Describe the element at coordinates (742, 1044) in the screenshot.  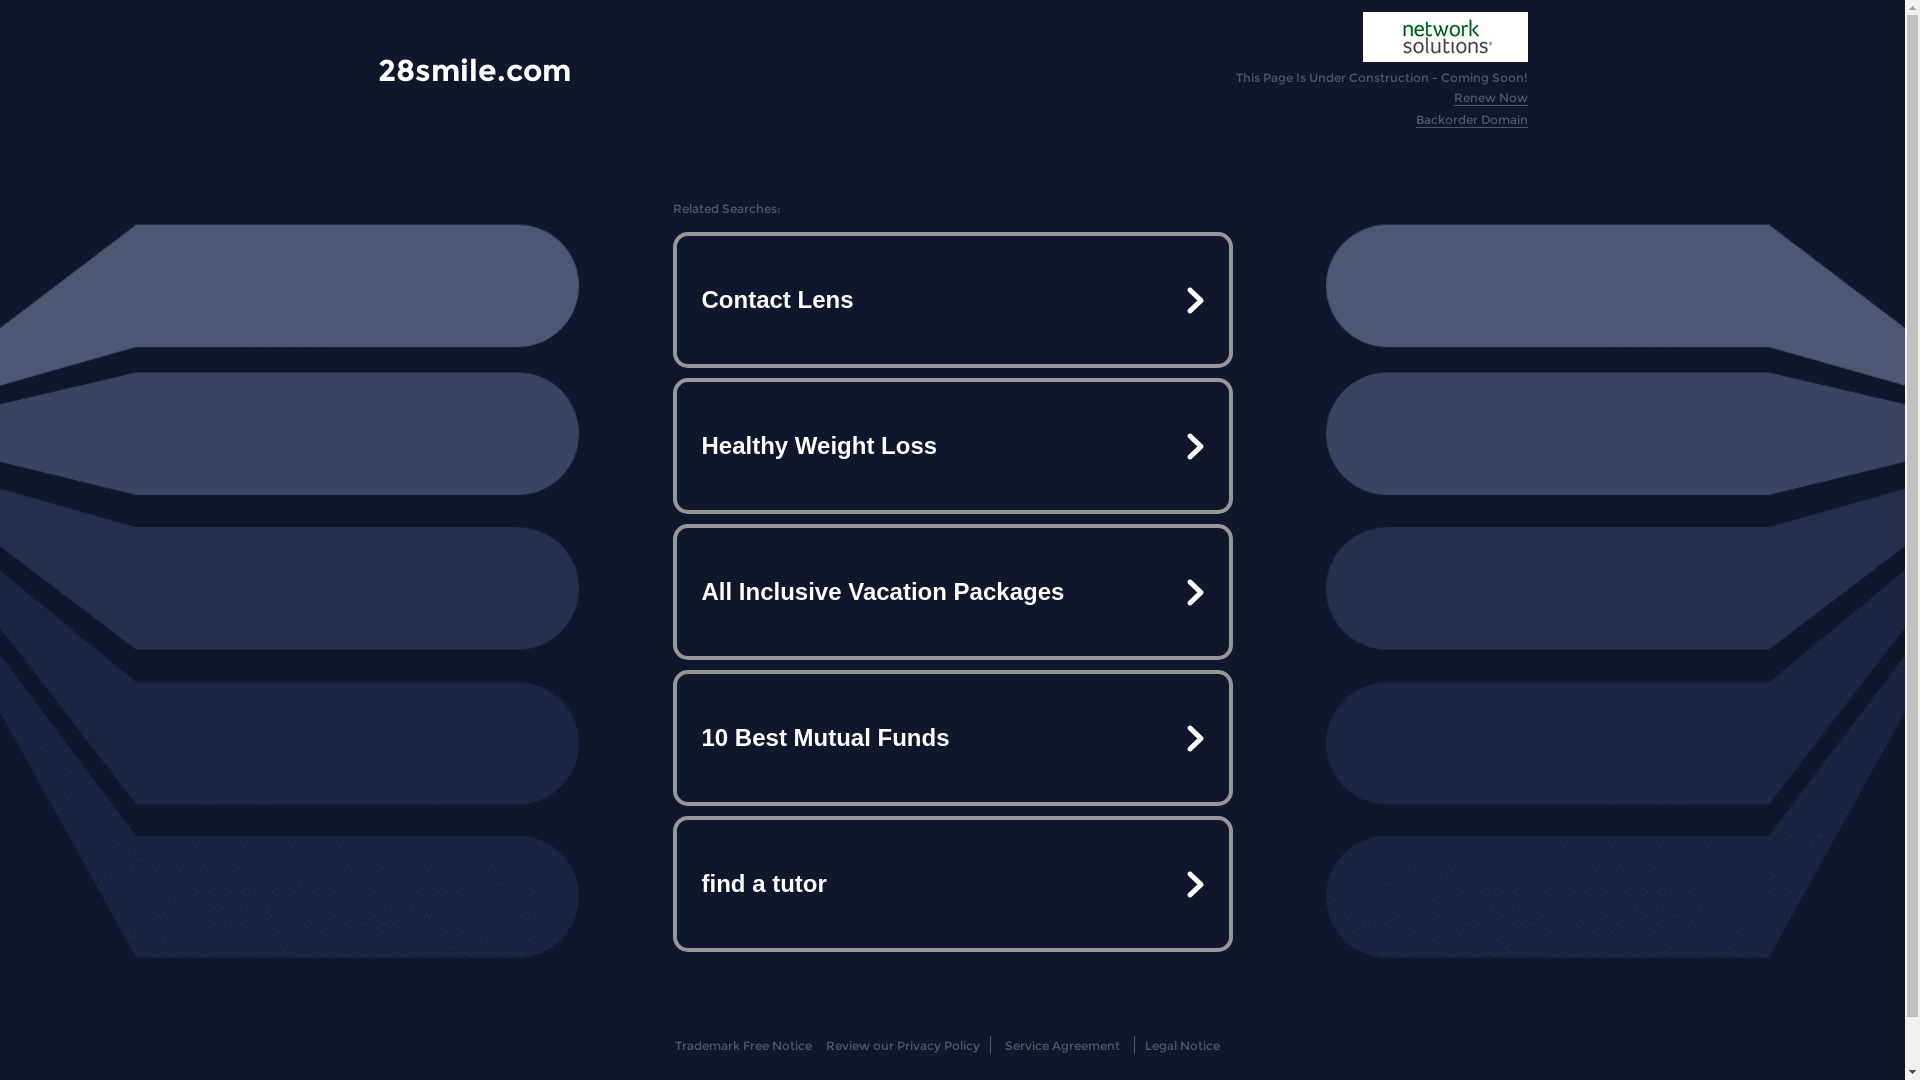
I see `'Trademark Free Notice'` at that location.